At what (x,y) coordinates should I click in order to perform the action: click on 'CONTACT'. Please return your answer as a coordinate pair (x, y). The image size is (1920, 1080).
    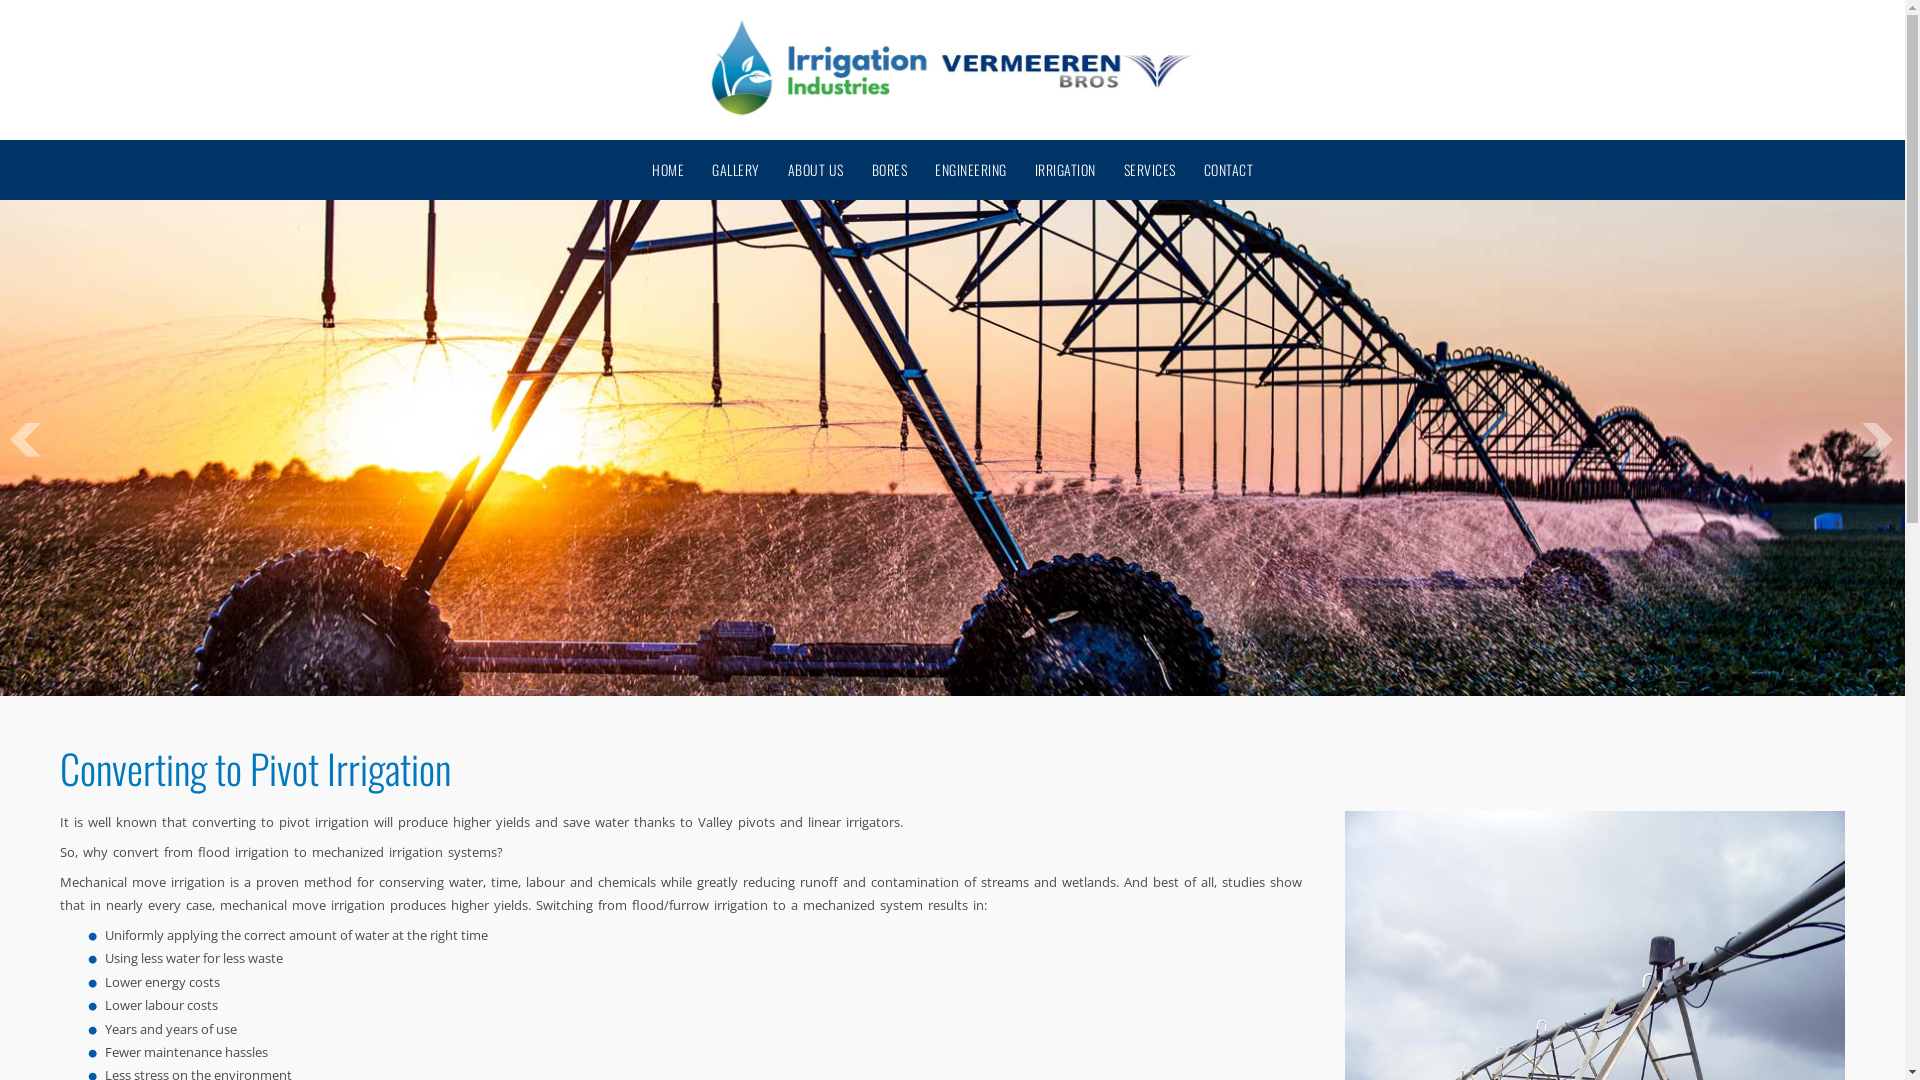
    Looking at the image, I should click on (1227, 168).